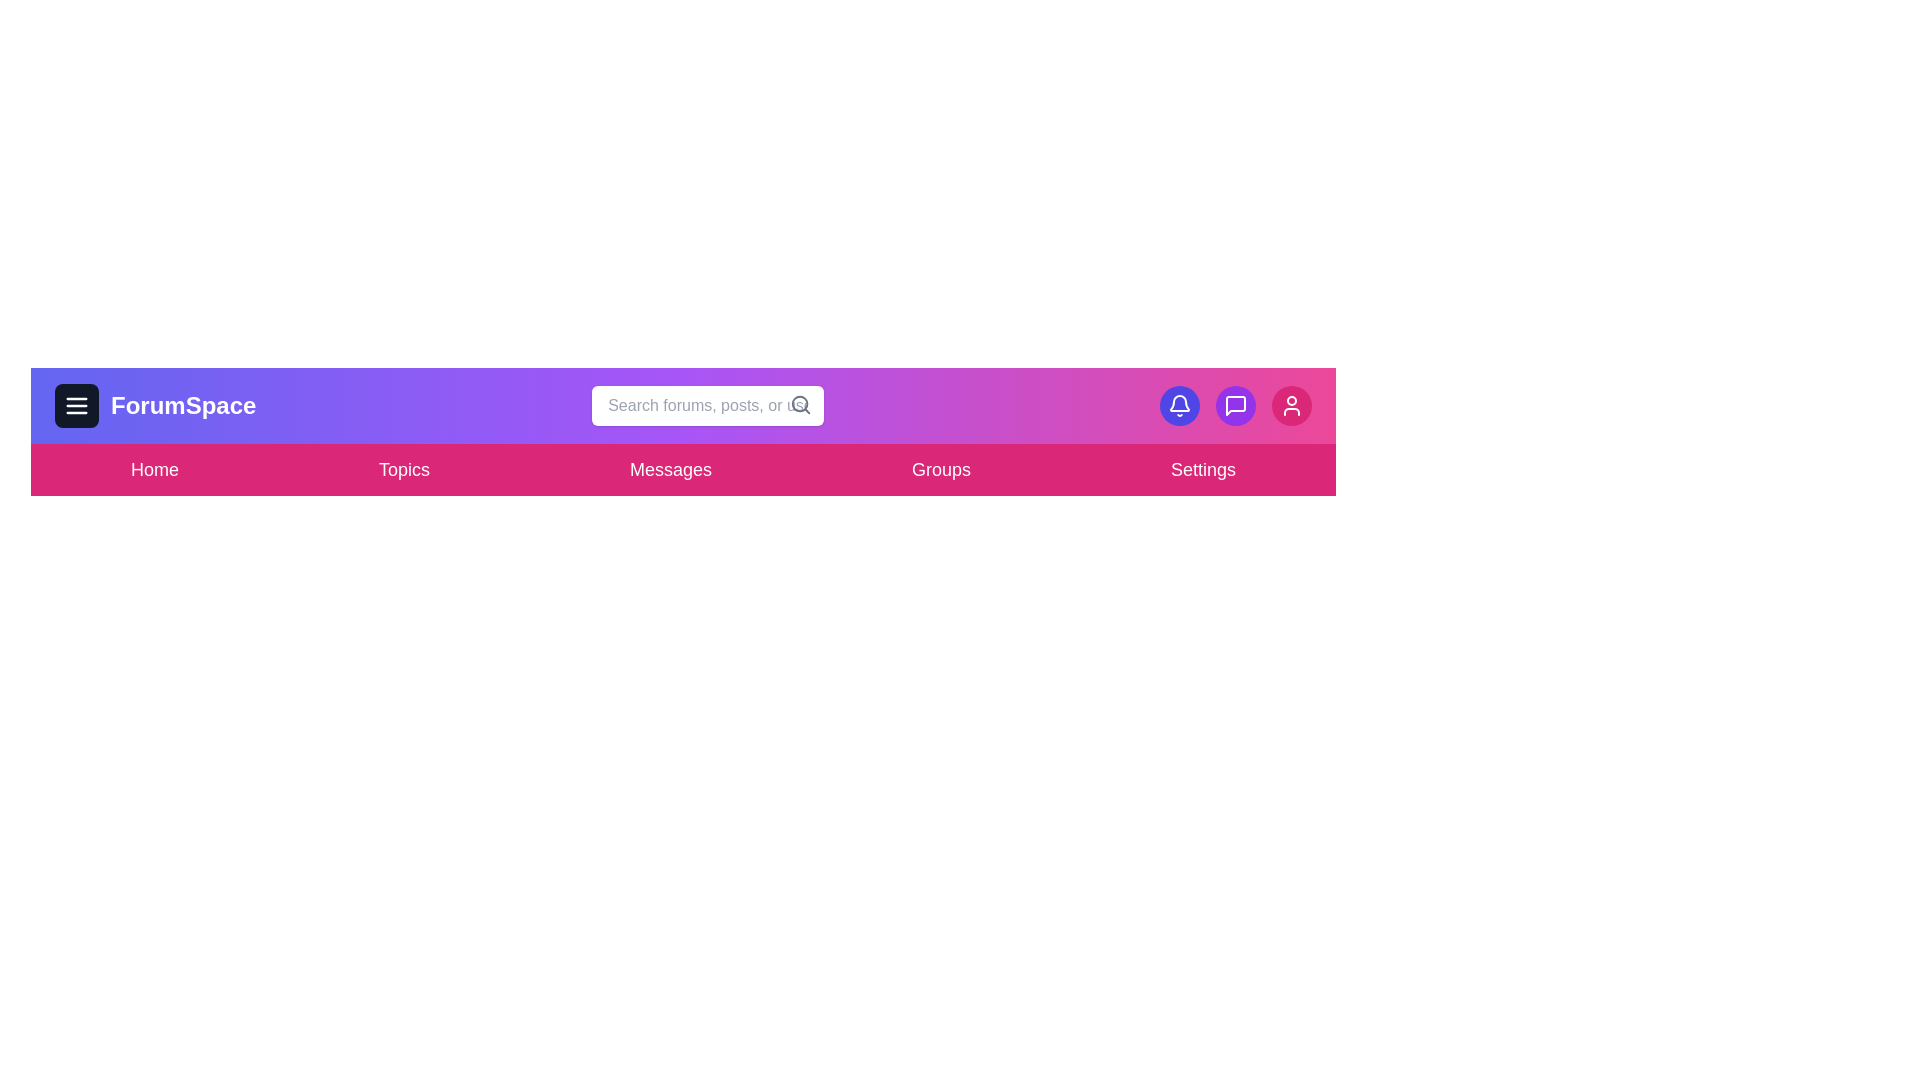 The height and width of the screenshot is (1080, 1920). I want to click on the Settings menu item to navigate to its section, so click(1202, 470).